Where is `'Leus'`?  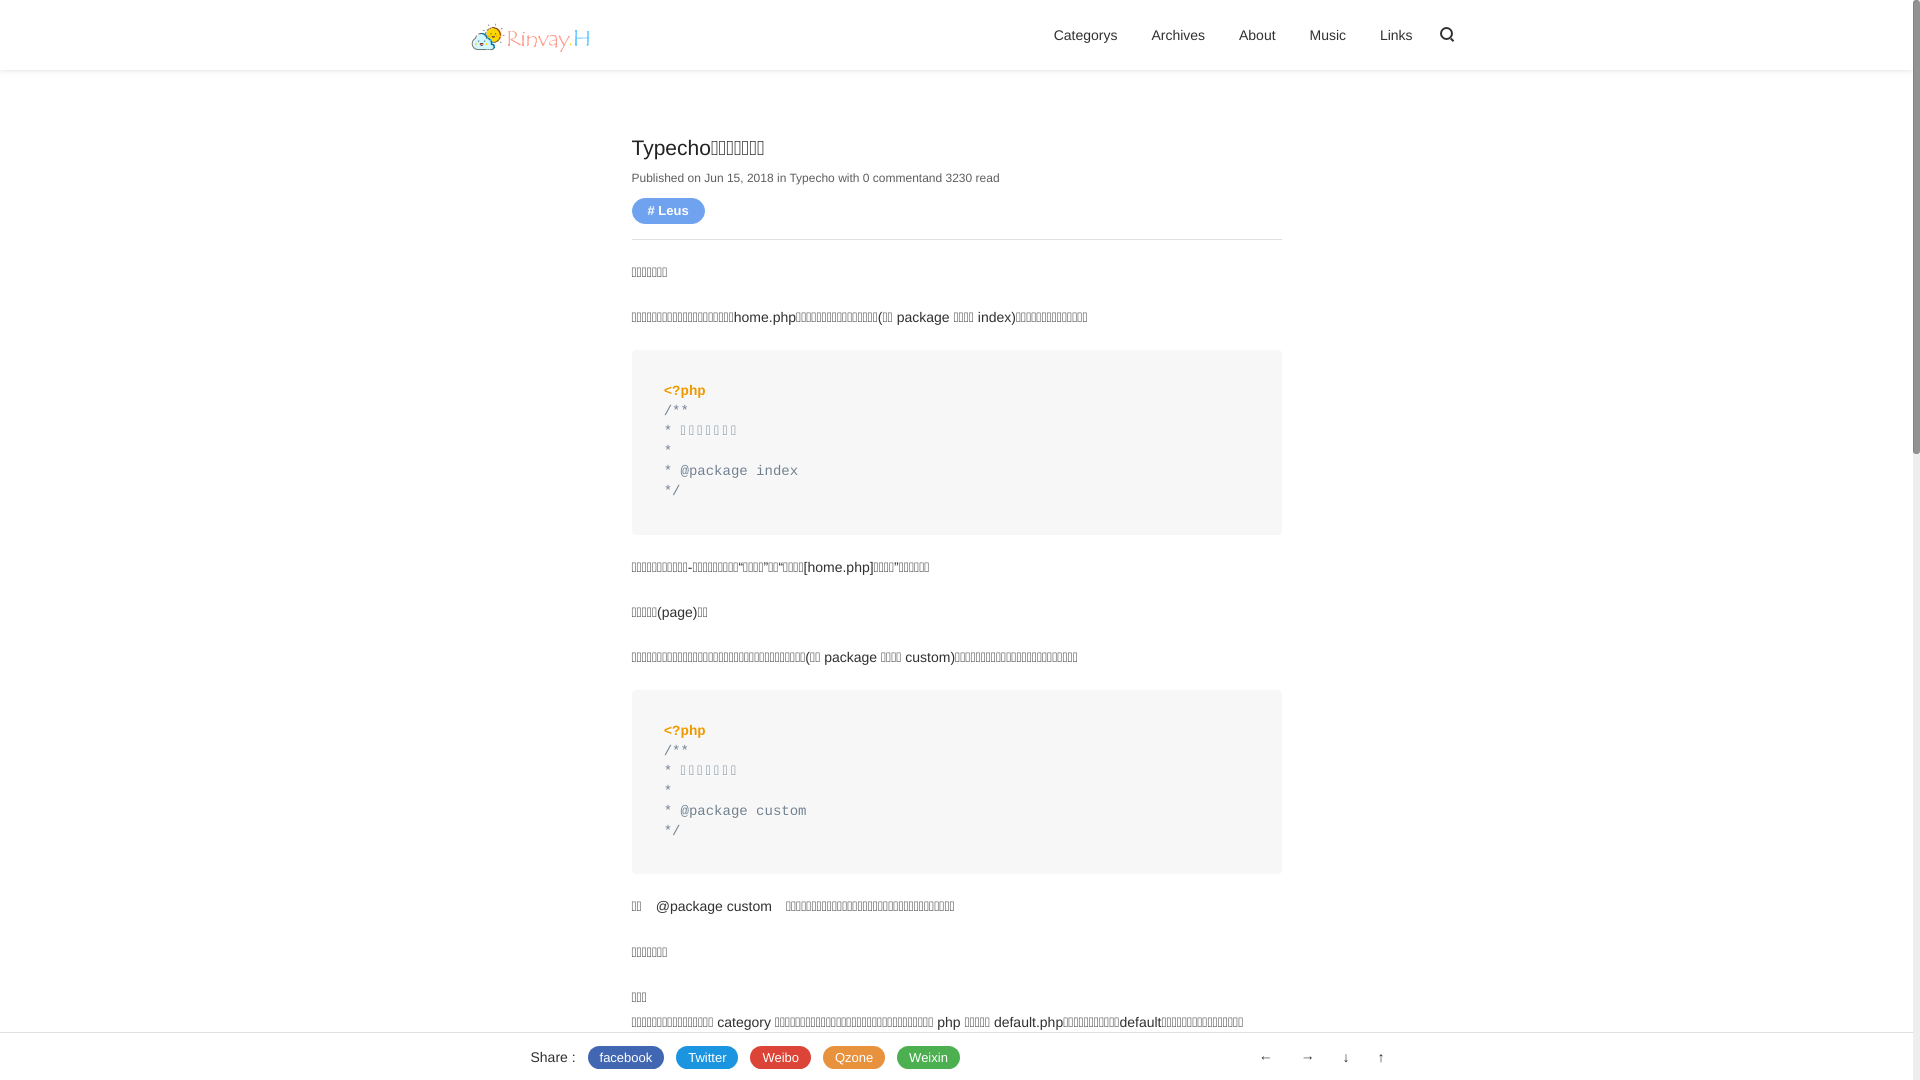
'Leus' is located at coordinates (668, 210).